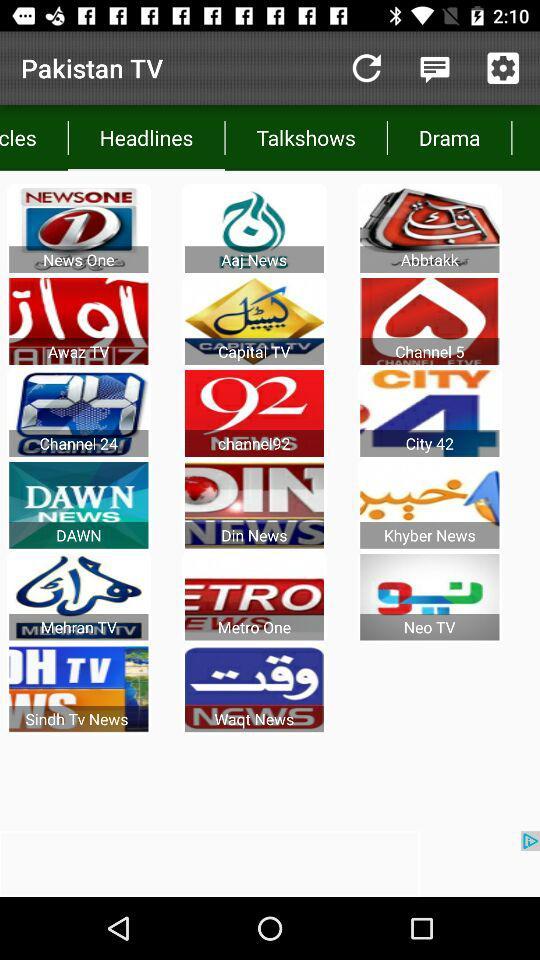 This screenshot has width=540, height=960. Describe the element at coordinates (33, 136) in the screenshot. I see `the app next to headlines app` at that location.